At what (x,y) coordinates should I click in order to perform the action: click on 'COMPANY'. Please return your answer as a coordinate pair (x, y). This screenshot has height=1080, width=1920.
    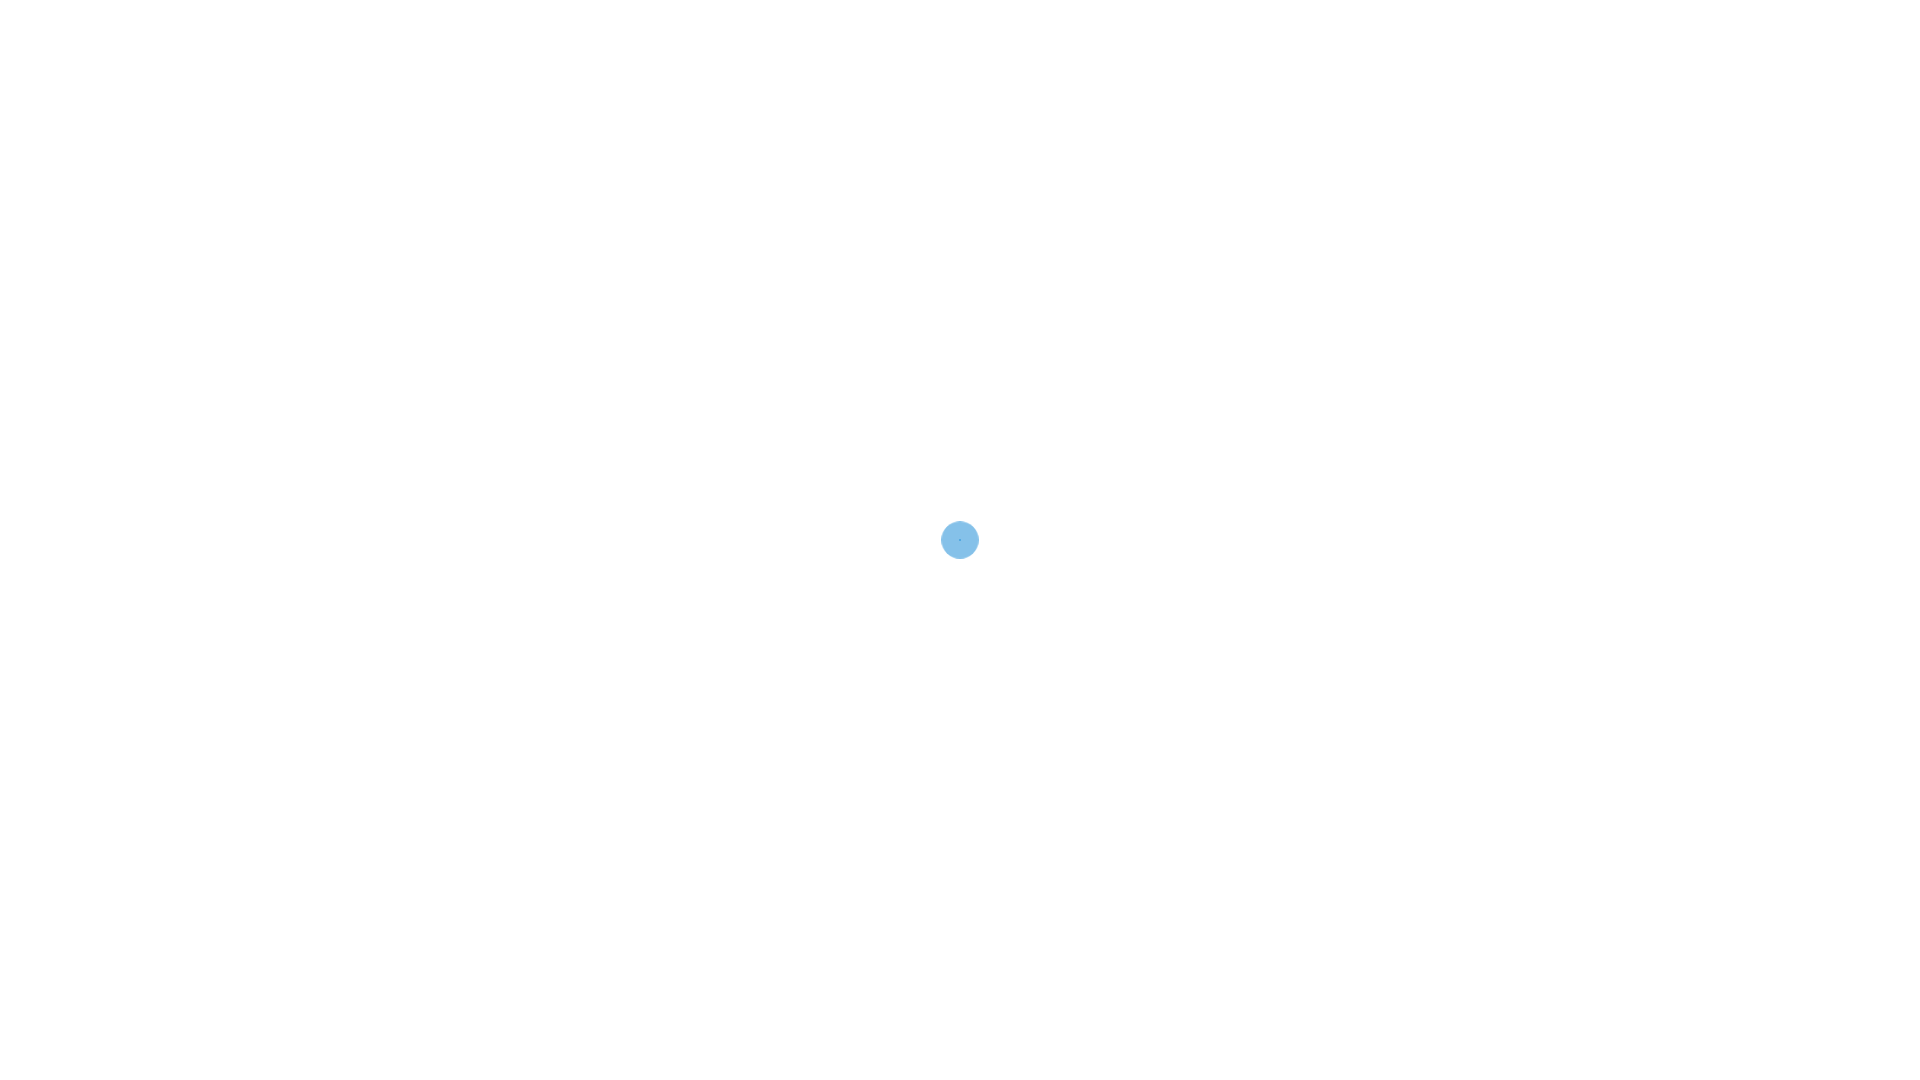
    Looking at the image, I should click on (833, 131).